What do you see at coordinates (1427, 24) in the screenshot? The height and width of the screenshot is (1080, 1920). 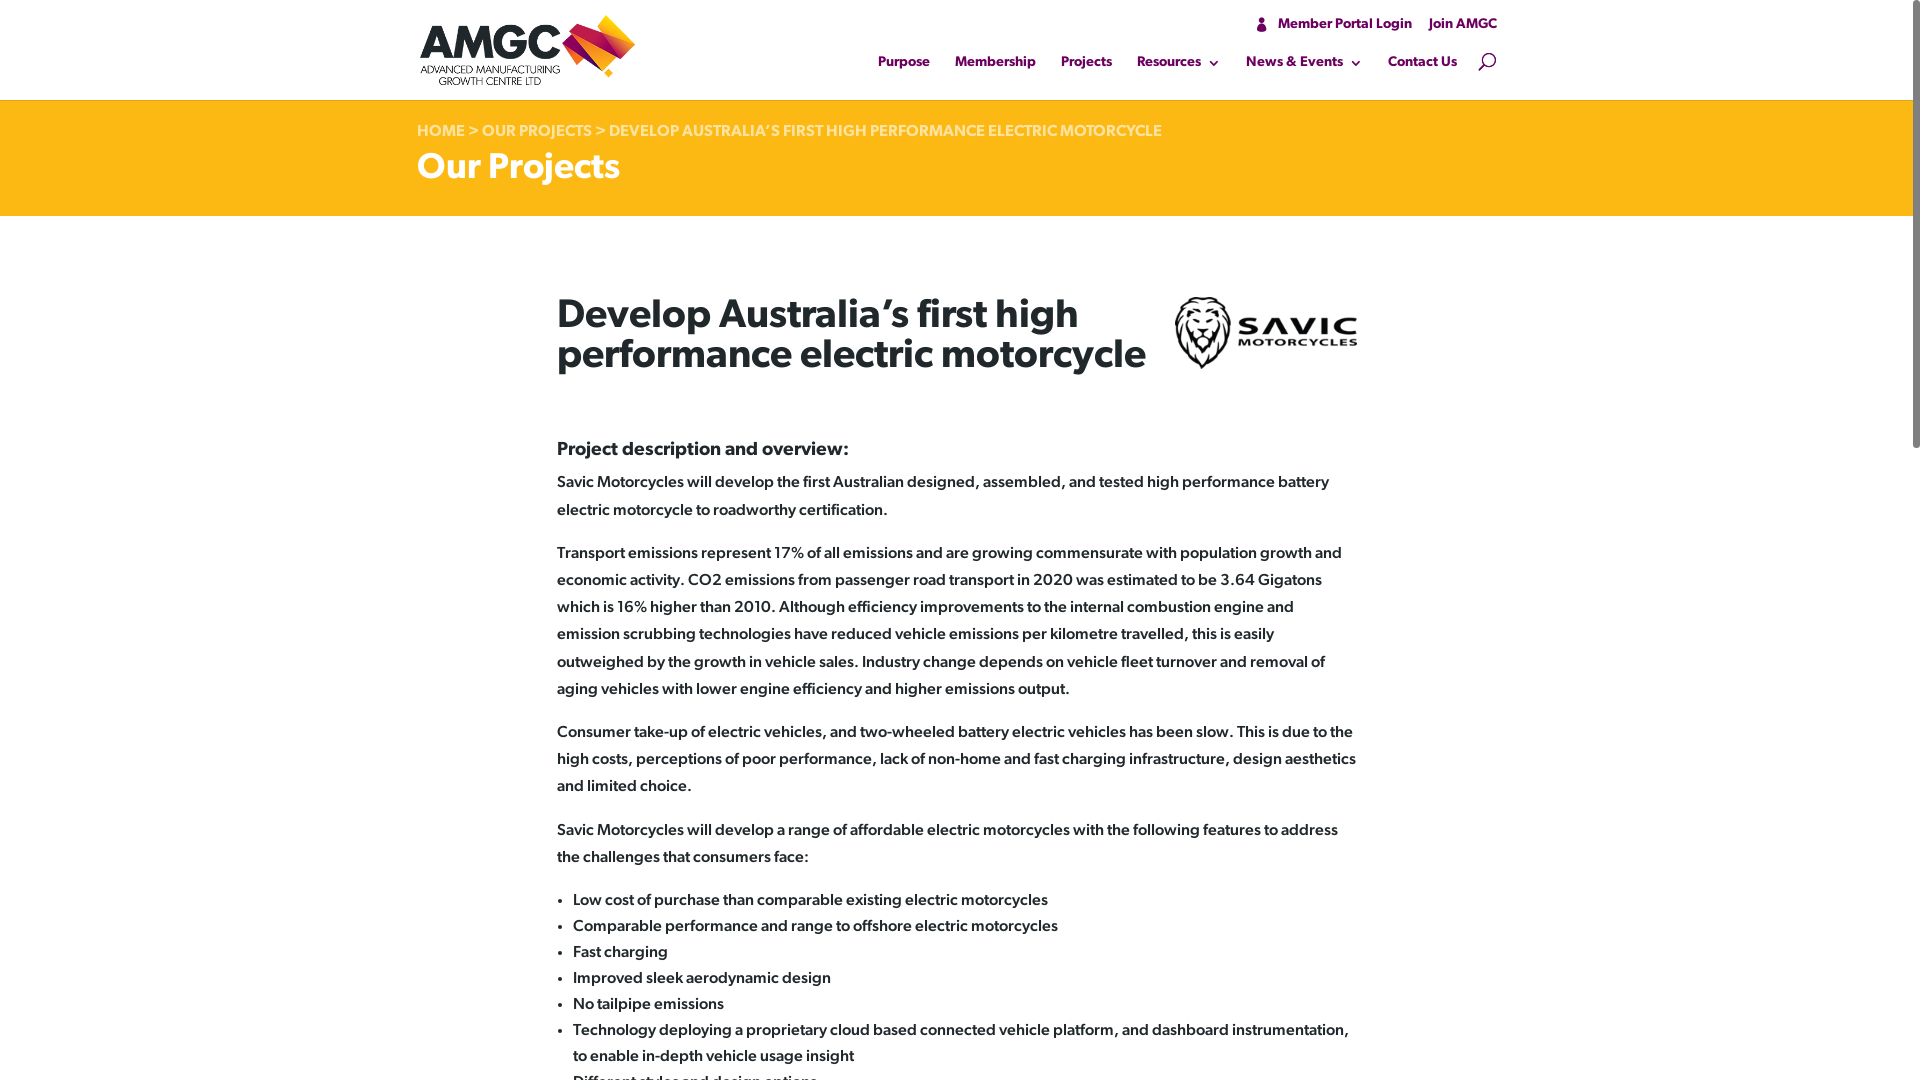 I see `'Join AMGC'` at bounding box center [1427, 24].